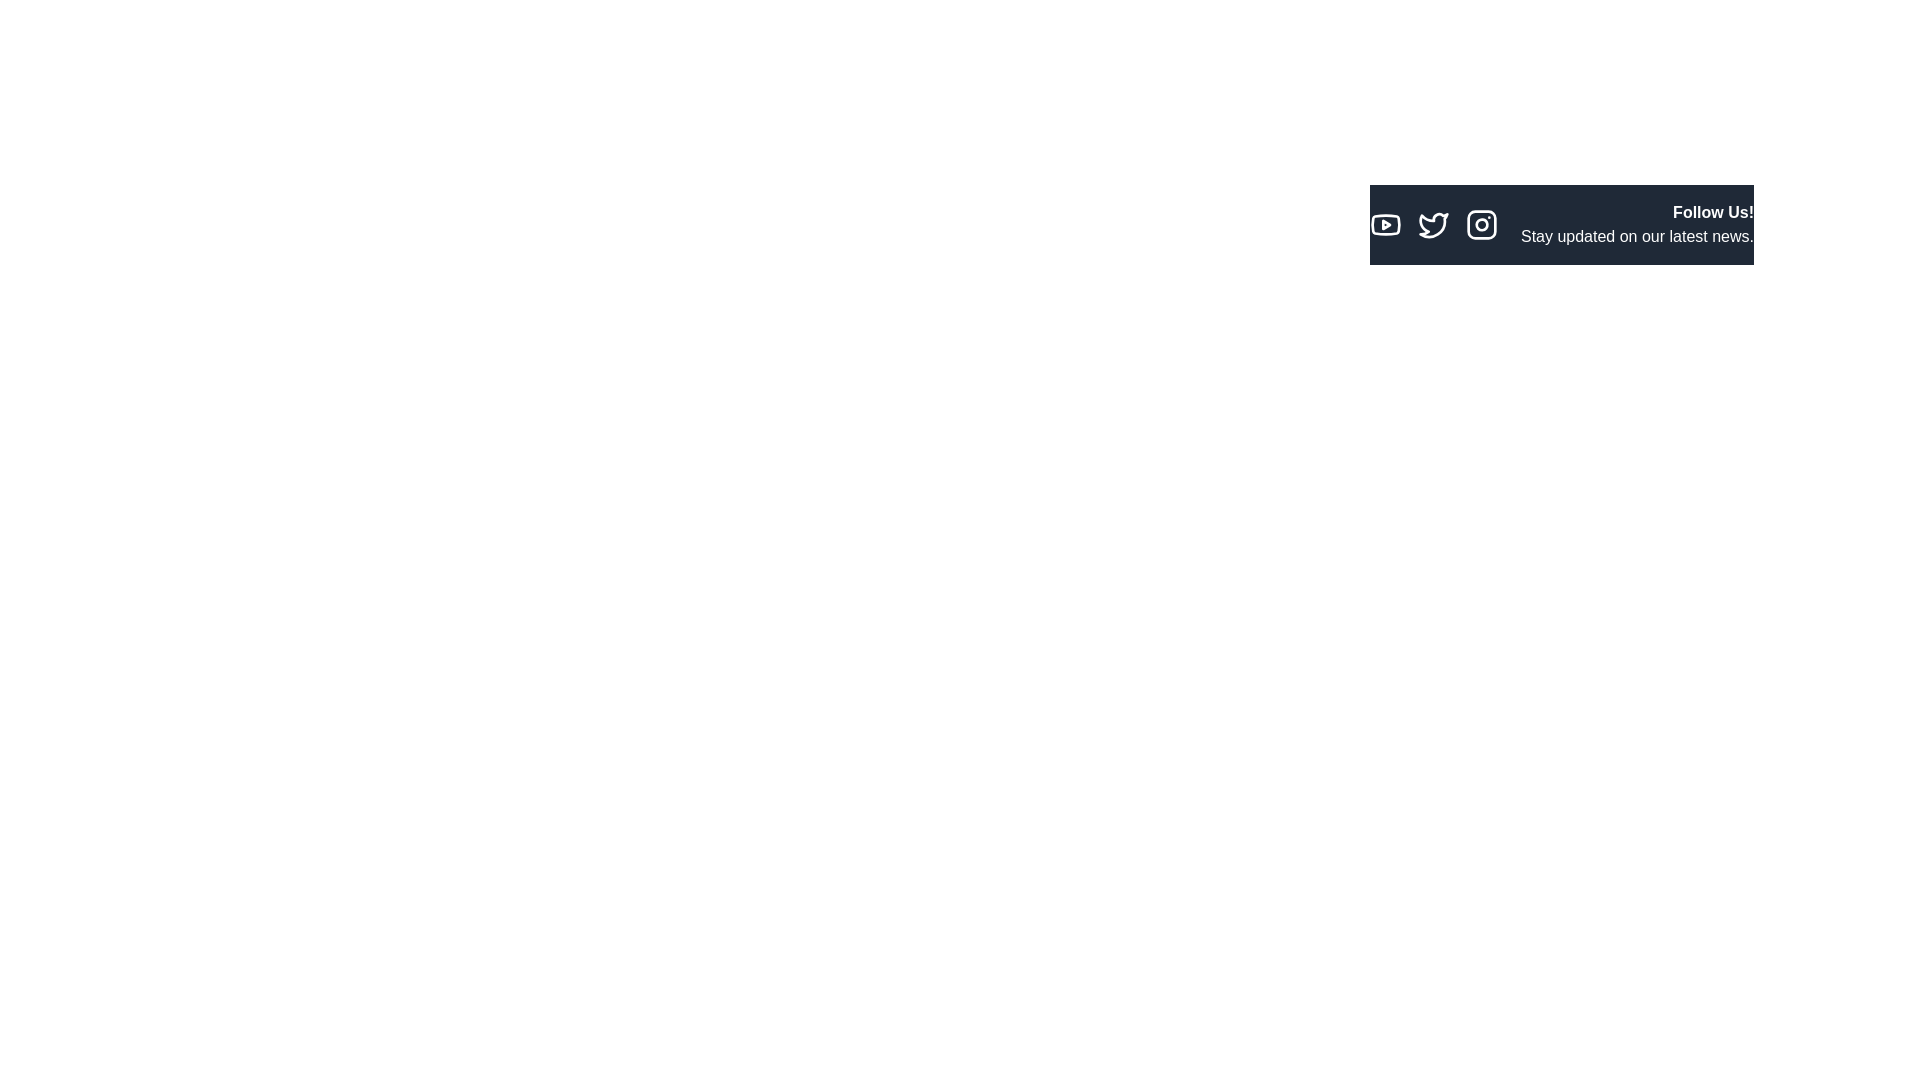  I want to click on the individual icons in the Informational Text Section with Icons to redirect to social media platforms, so click(1560, 224).